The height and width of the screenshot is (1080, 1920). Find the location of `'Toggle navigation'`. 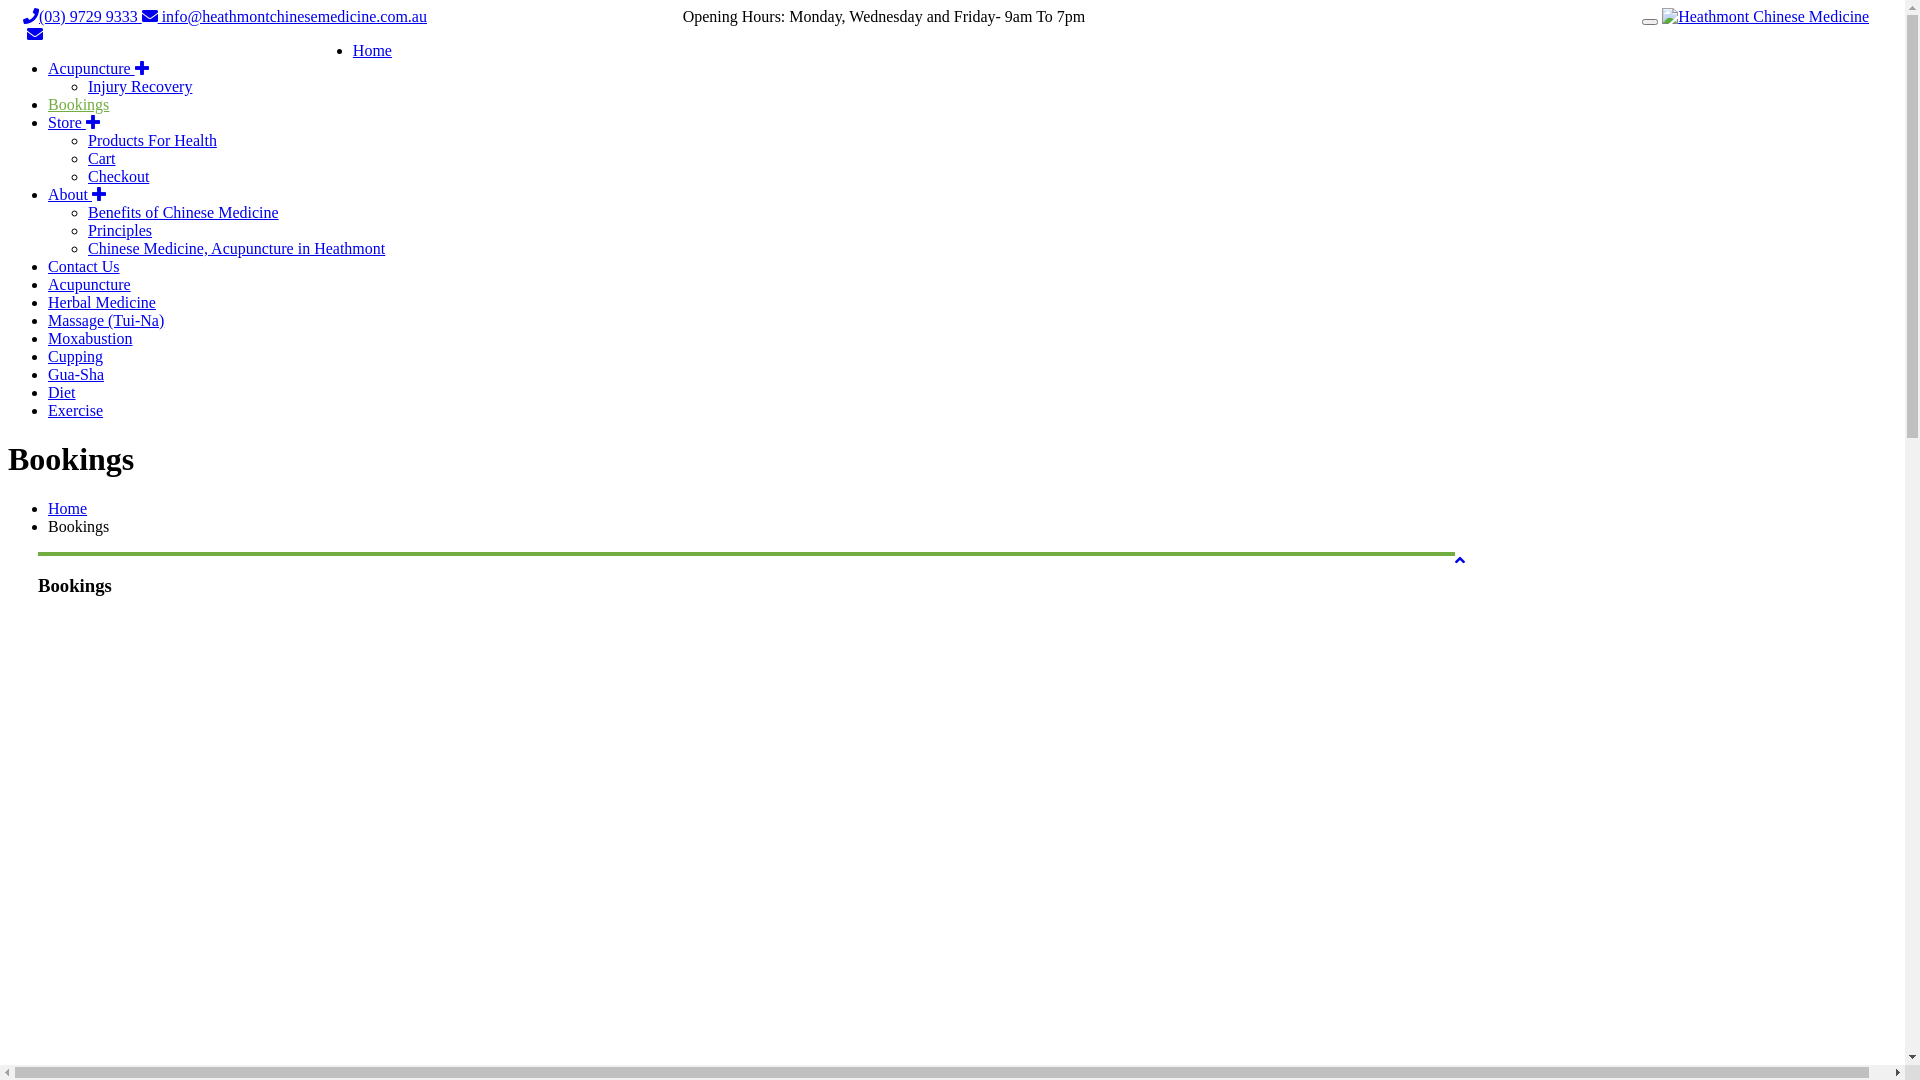

'Toggle navigation' is located at coordinates (1650, 22).